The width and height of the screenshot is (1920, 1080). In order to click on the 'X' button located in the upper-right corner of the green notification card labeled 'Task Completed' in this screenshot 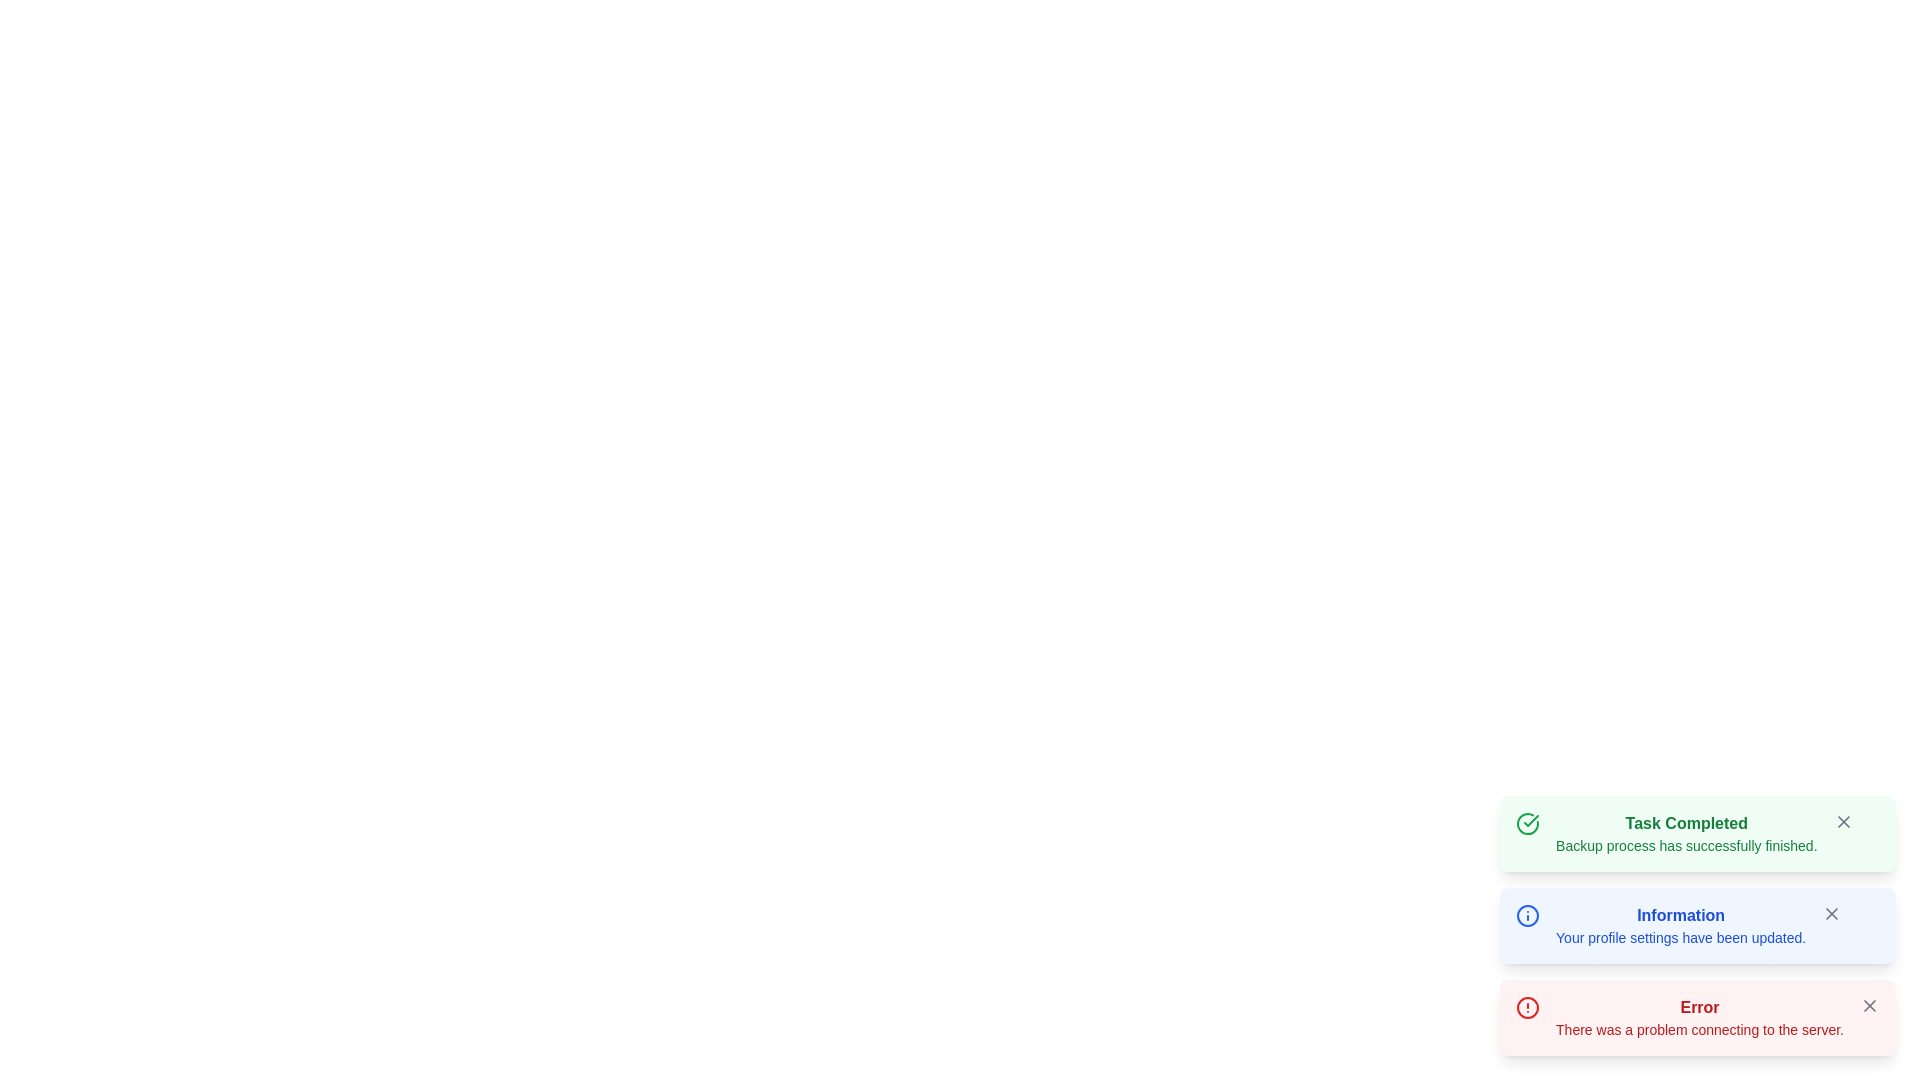, I will do `click(1842, 821)`.